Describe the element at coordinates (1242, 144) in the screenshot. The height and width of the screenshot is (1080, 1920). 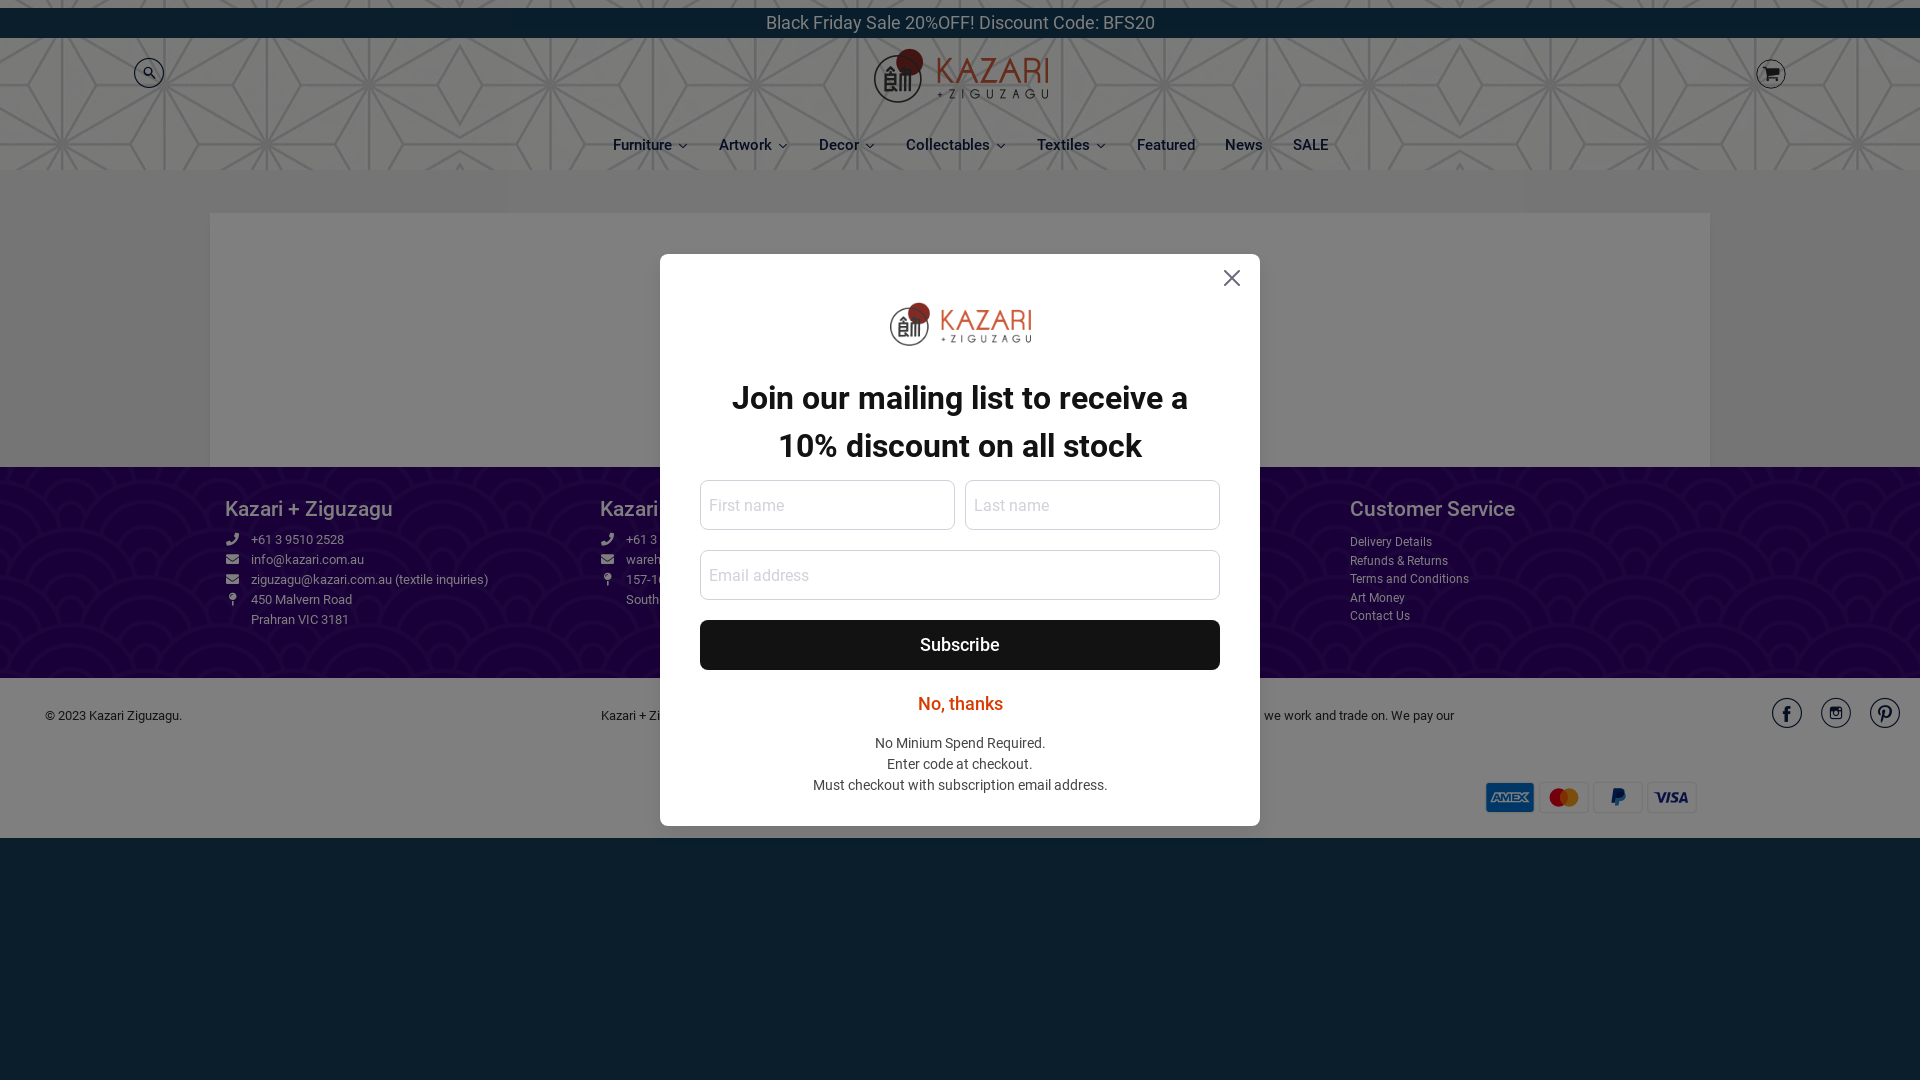
I see `'News'` at that location.